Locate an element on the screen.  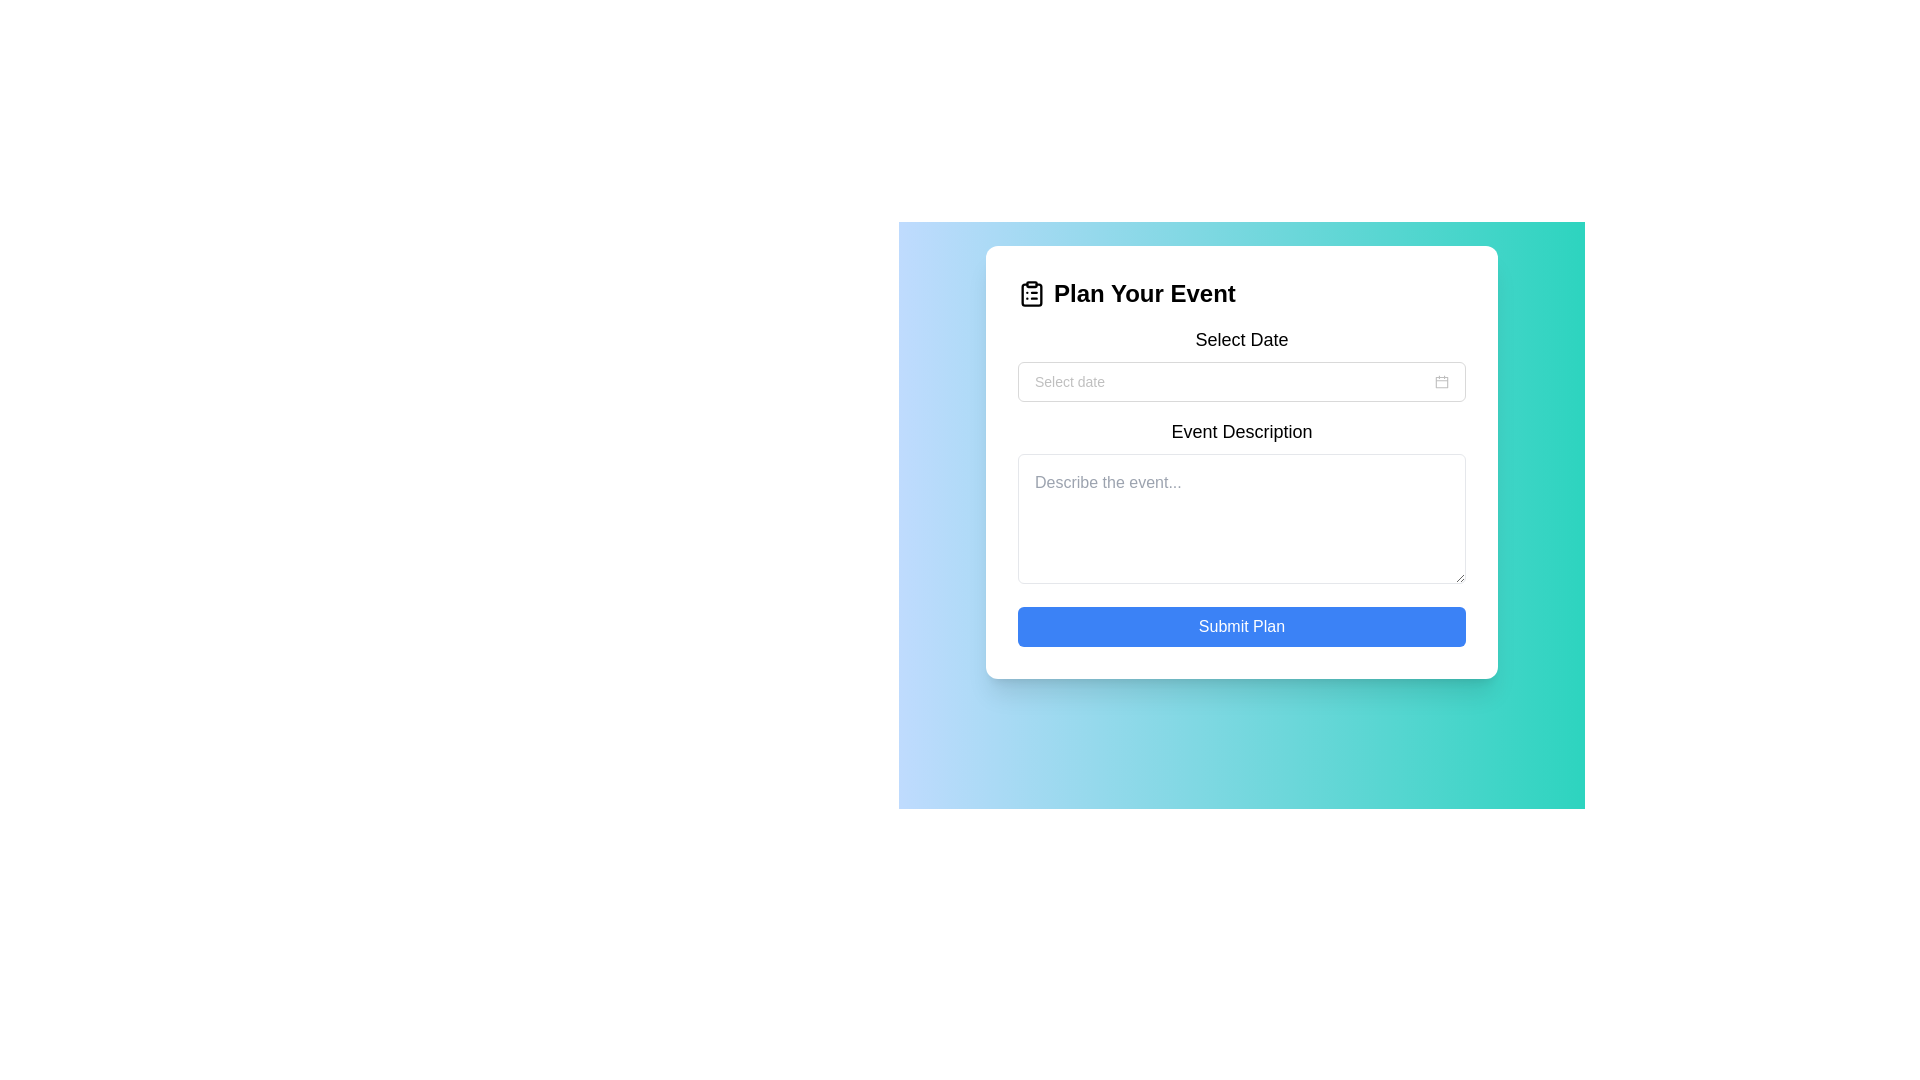
the static text label above the 'Select date' input field, which provides context and instruction to the user is located at coordinates (1241, 338).